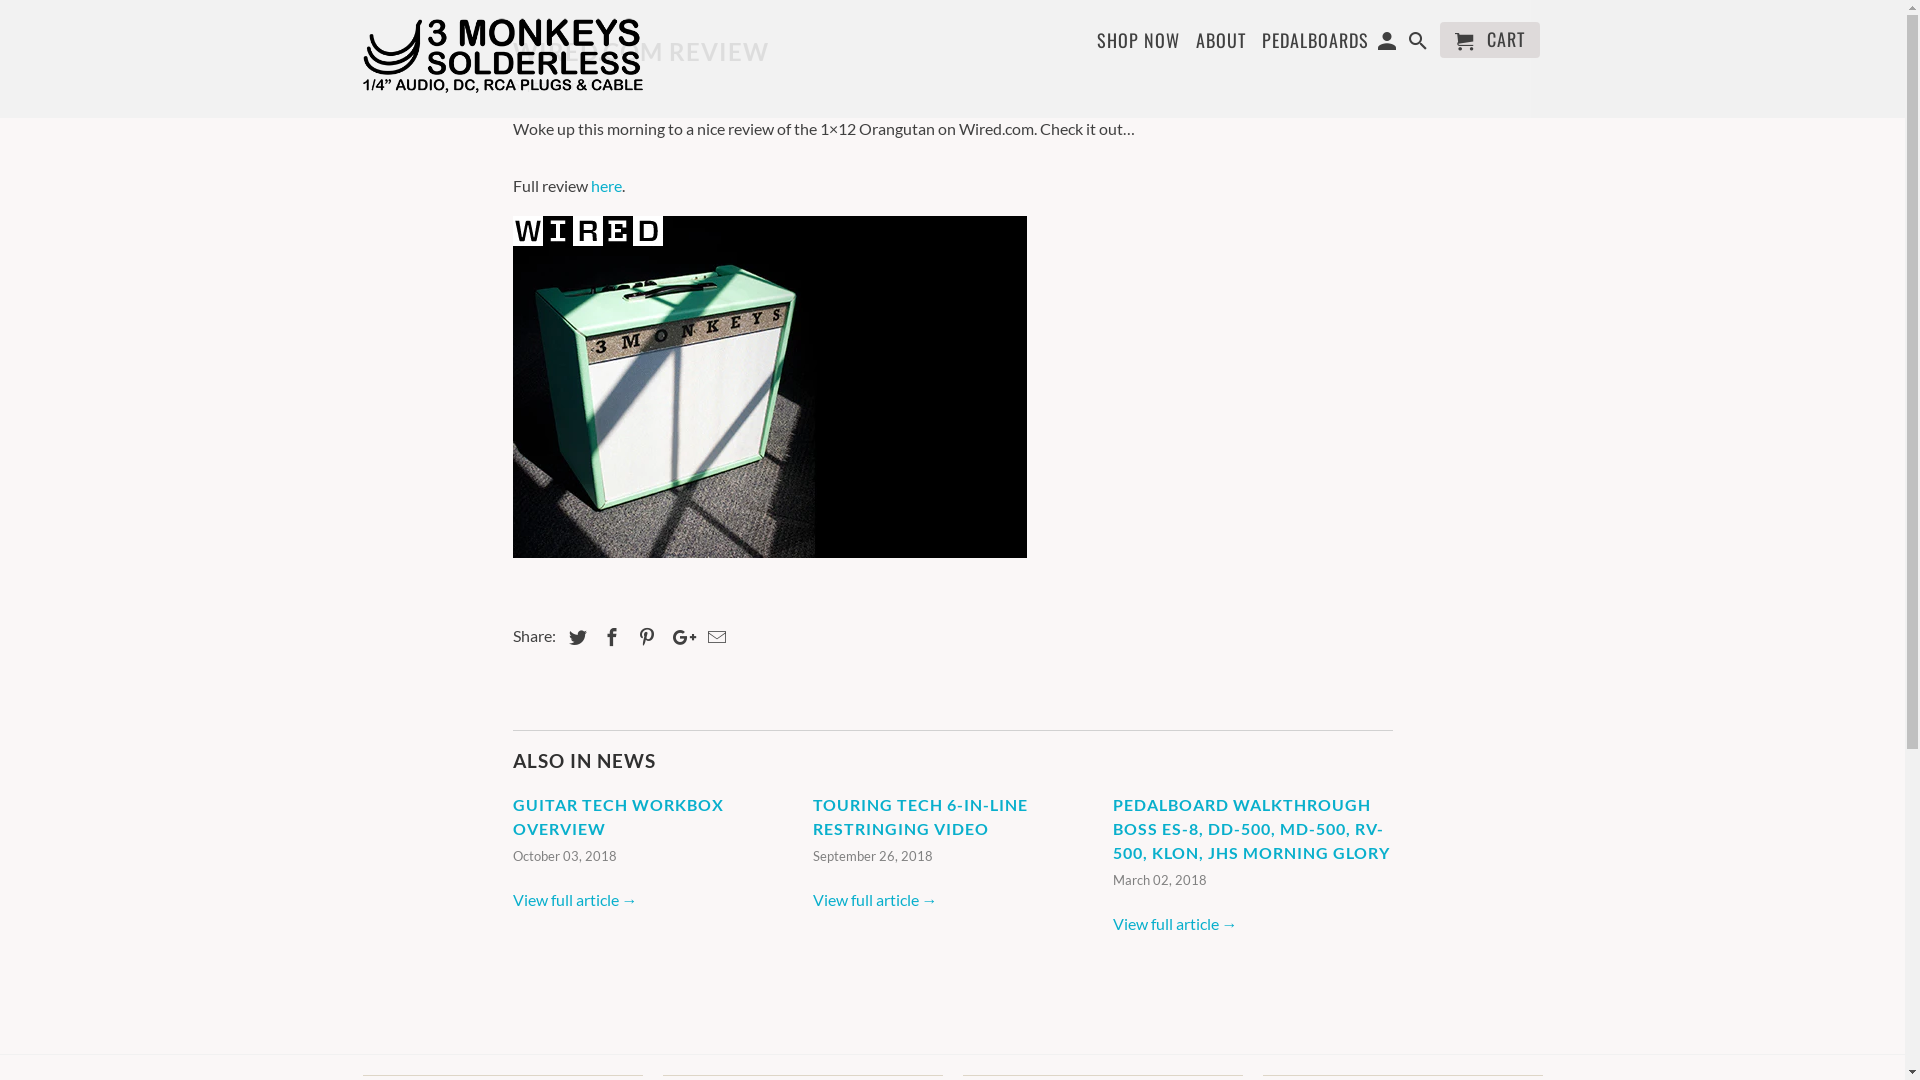 This screenshot has width=1920, height=1080. I want to click on 'Share this on Facebook', so click(608, 636).